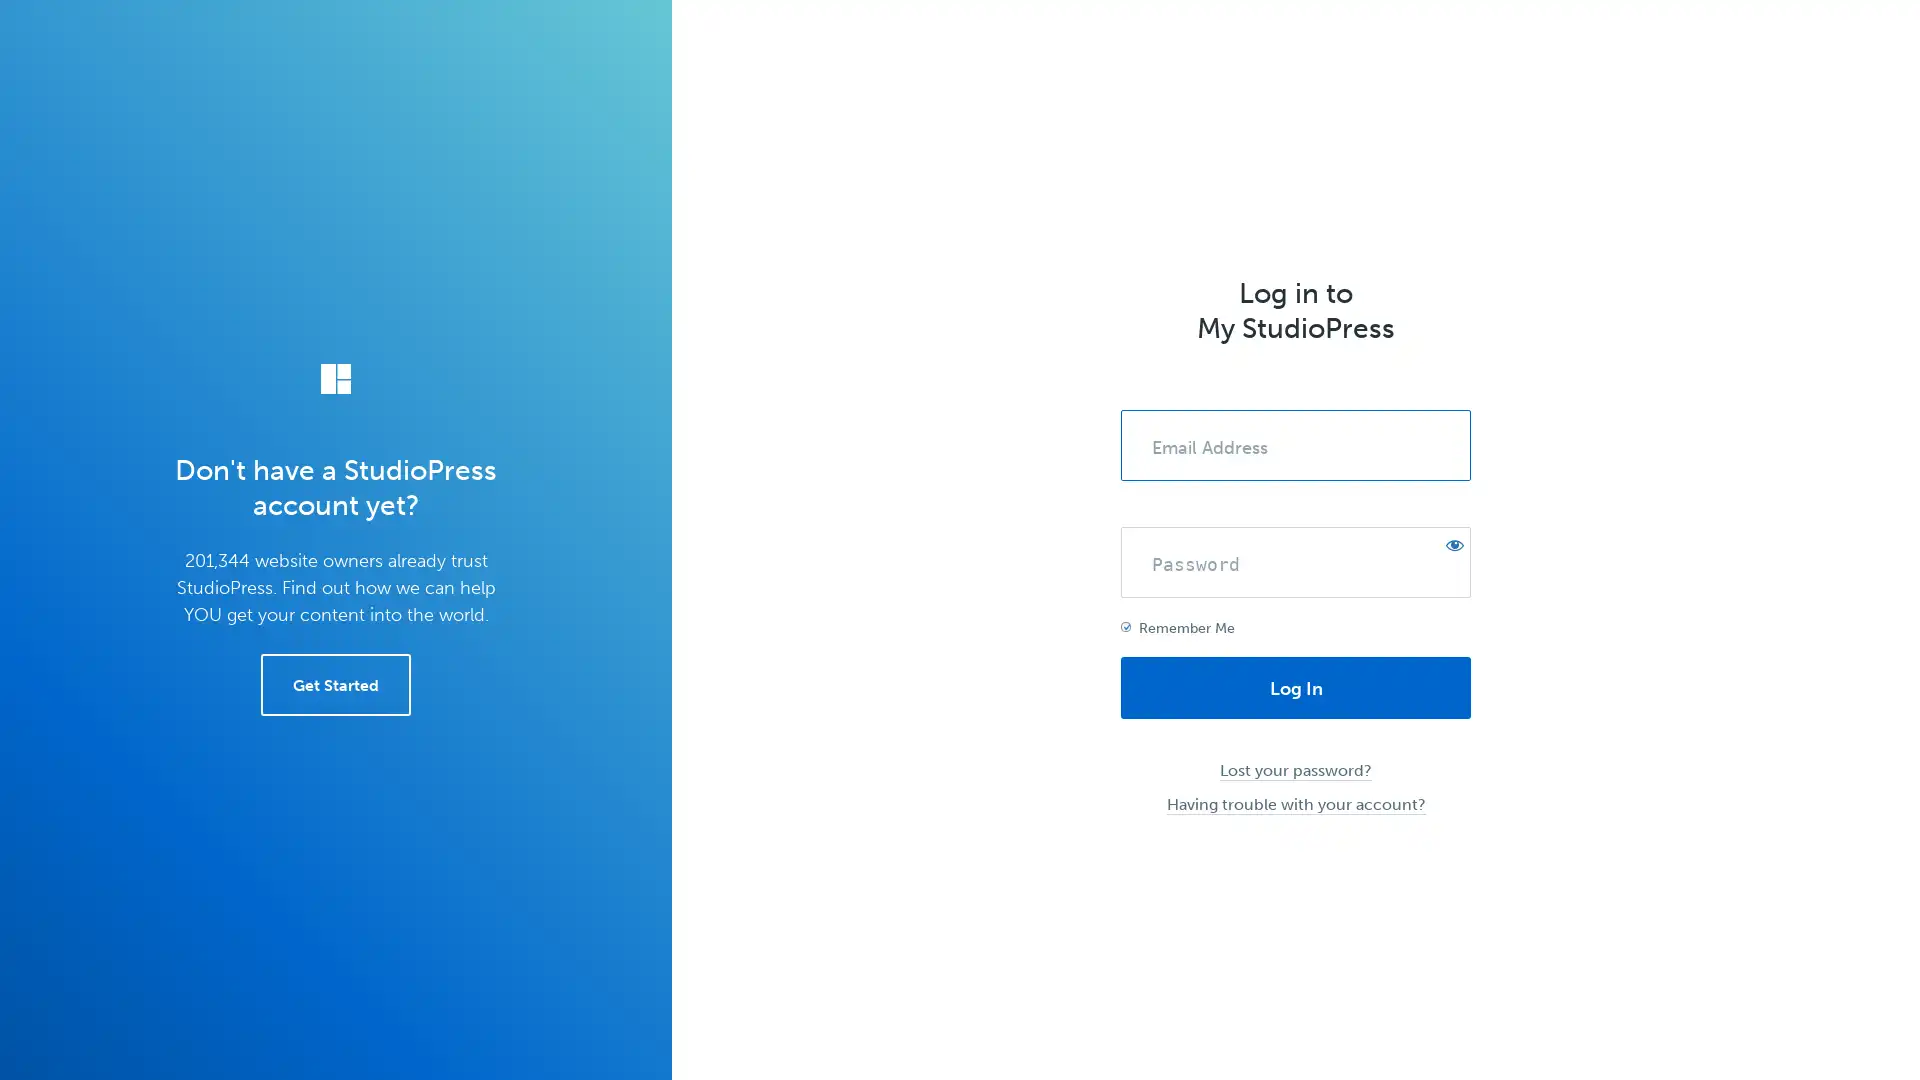 This screenshot has width=1920, height=1080. What do you see at coordinates (1450, 546) in the screenshot?
I see `Show password` at bounding box center [1450, 546].